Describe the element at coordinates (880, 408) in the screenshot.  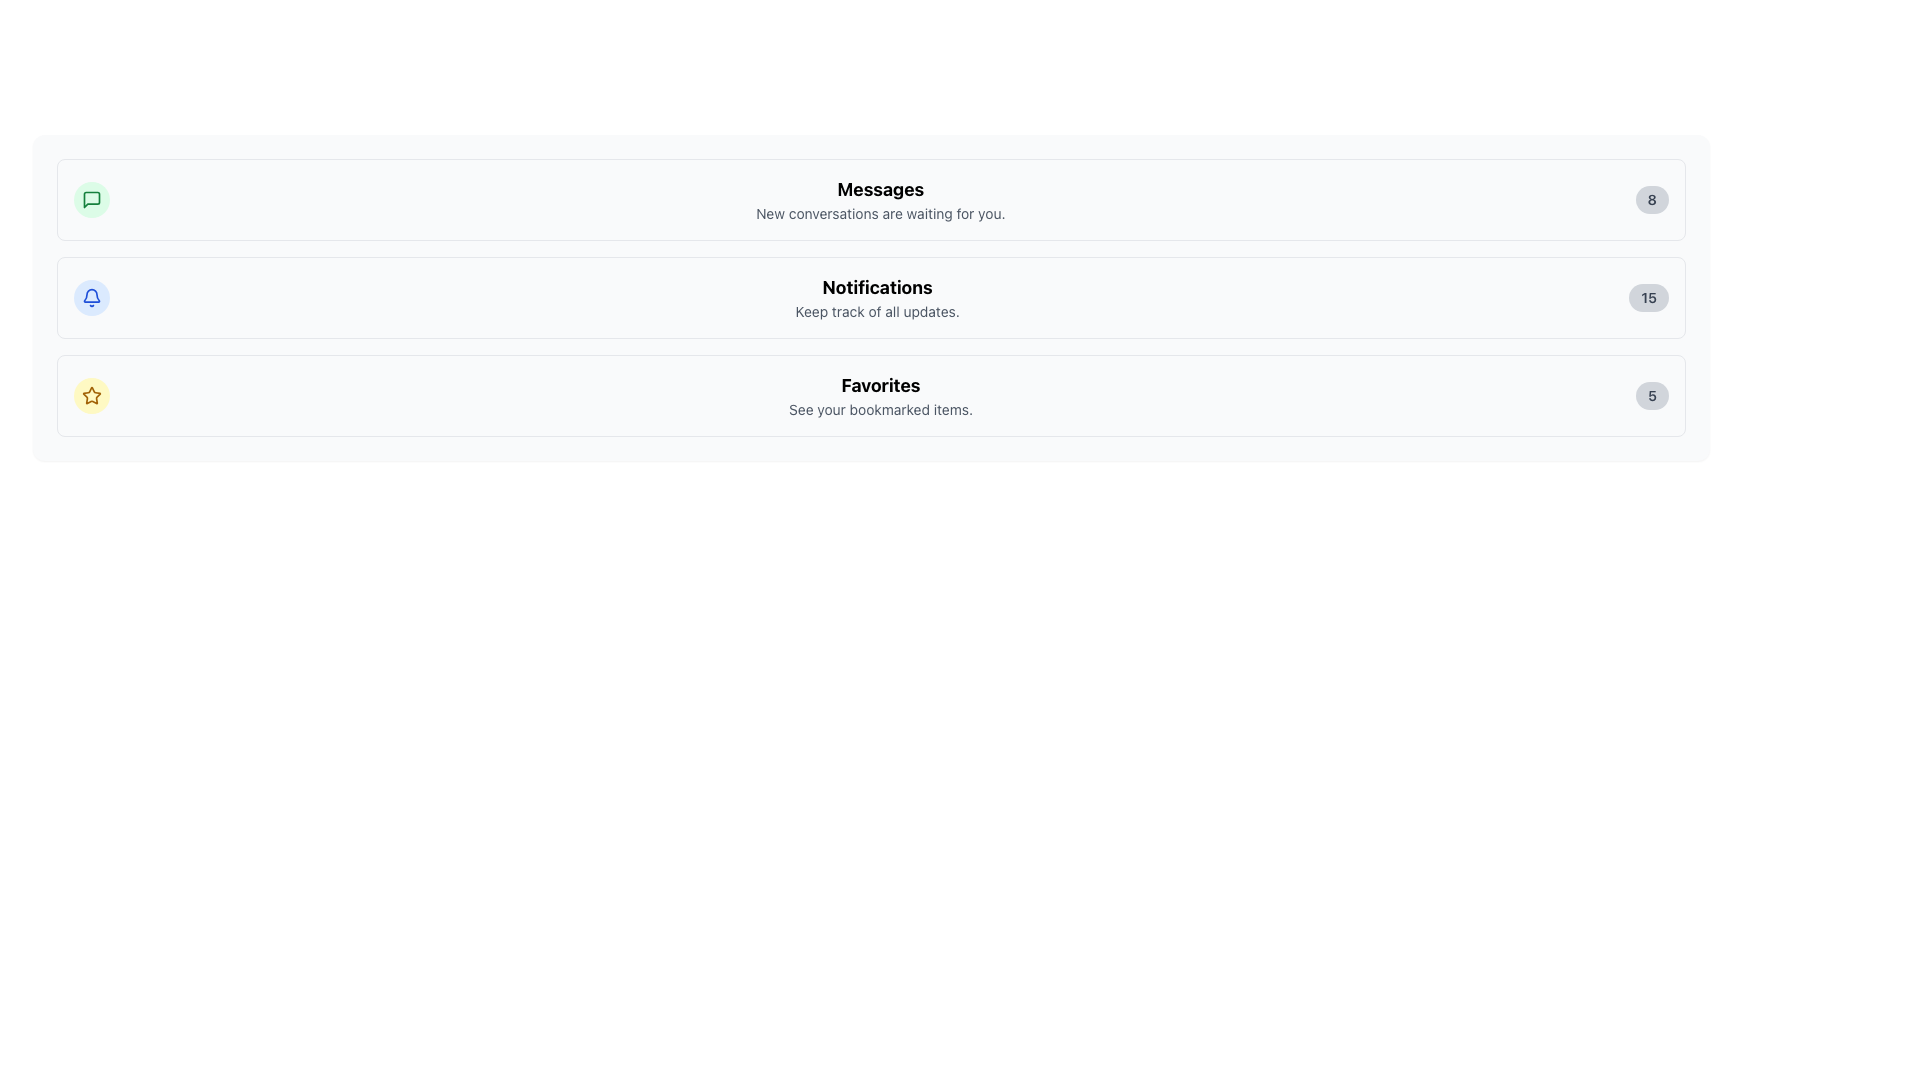
I see `the descriptive text label providing guidance about the 'Favorites' section, located below the bold header 'Favorites'` at that location.